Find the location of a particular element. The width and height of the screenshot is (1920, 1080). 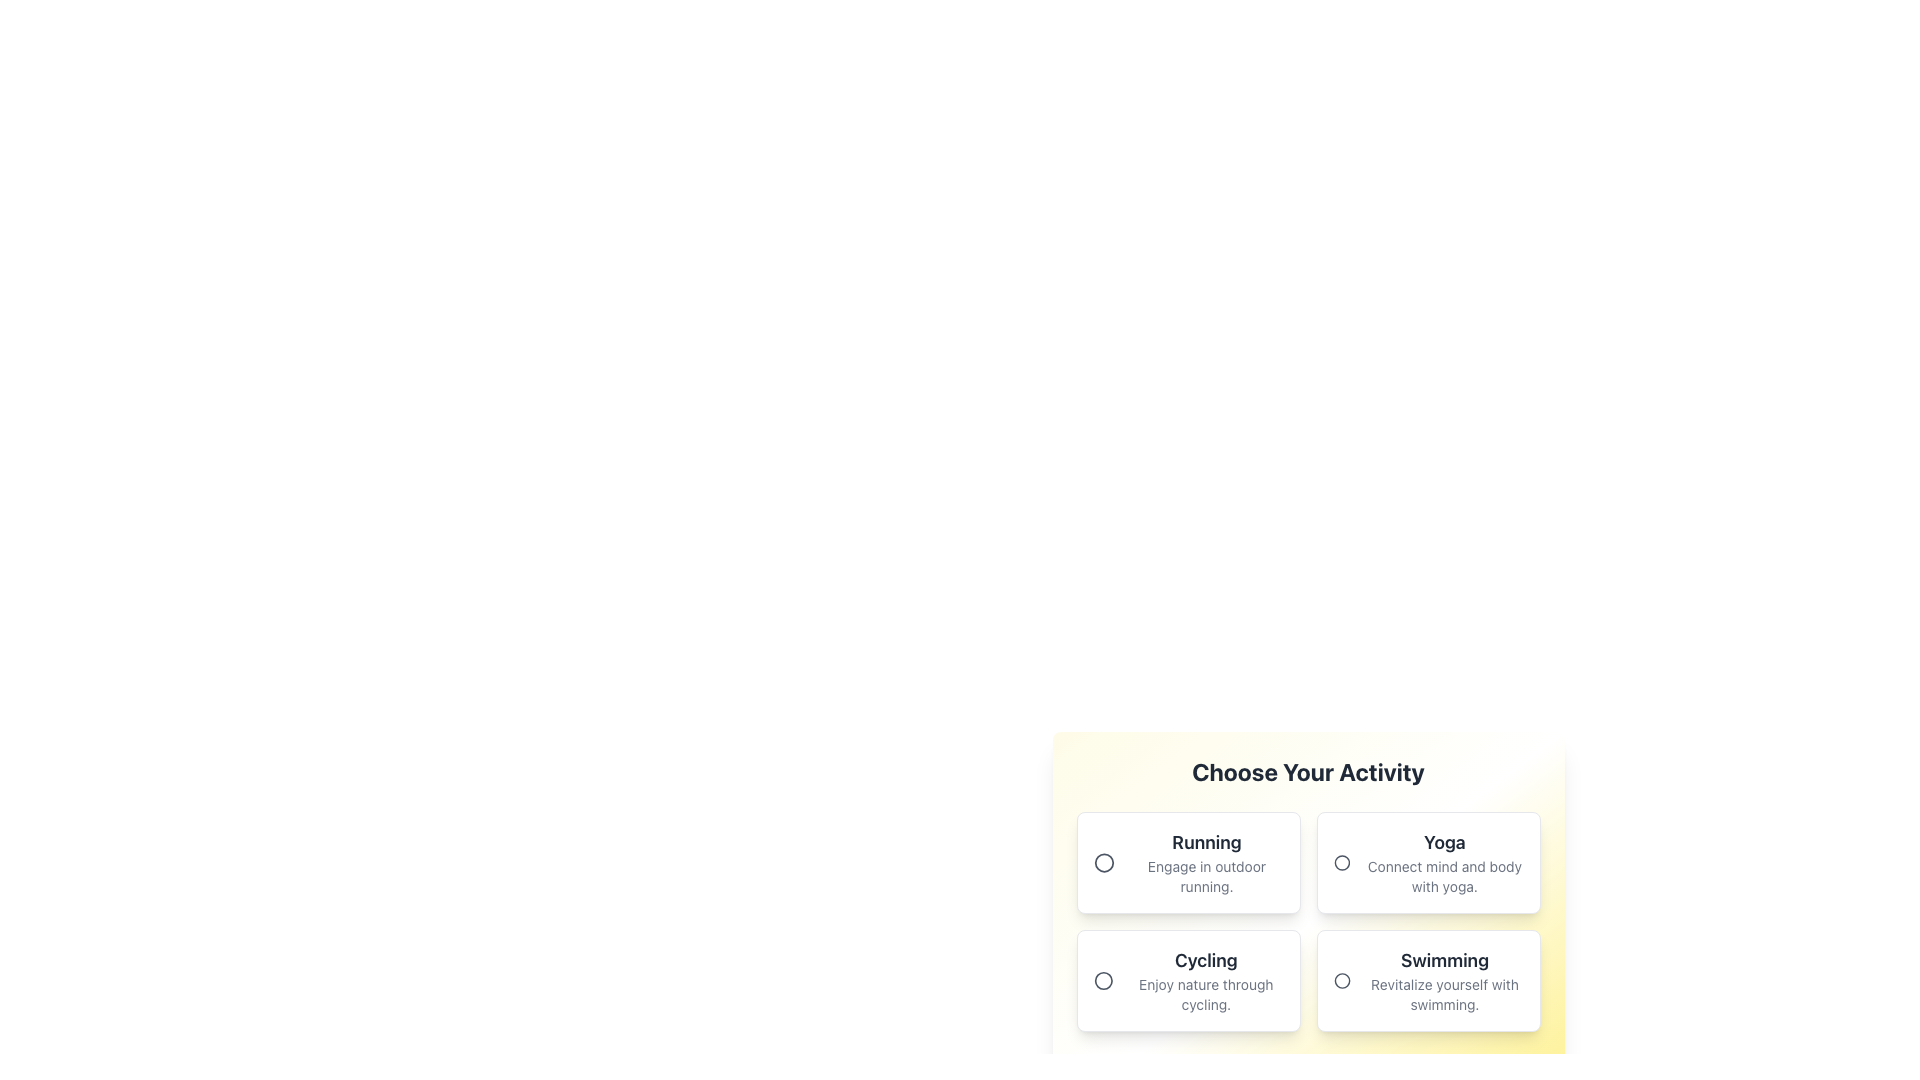

the static text element that reads 'Revitalize yourself with swimming.' which is styled in gray and located below the title 'Swimming' within the card layout is located at coordinates (1444, 995).